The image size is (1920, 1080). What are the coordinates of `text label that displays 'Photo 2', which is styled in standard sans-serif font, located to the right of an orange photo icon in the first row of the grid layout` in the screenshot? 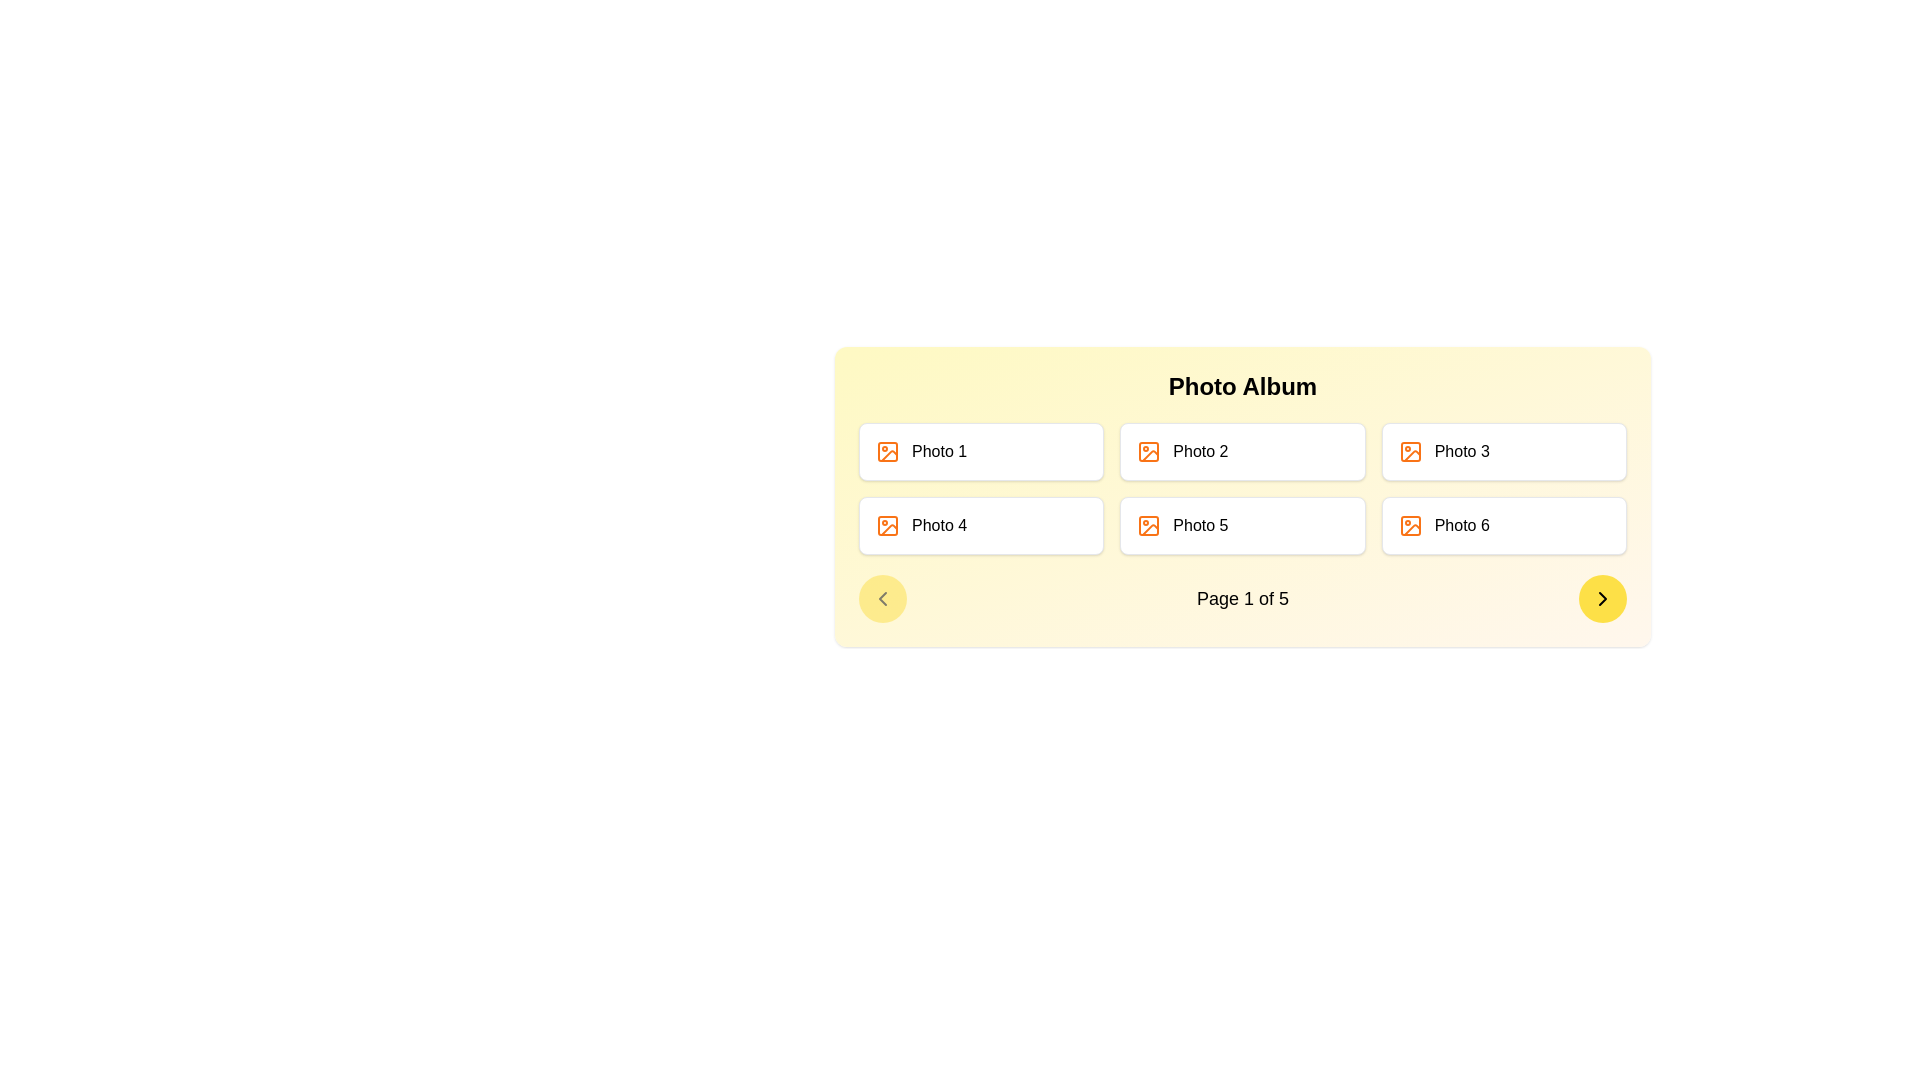 It's located at (1200, 451).